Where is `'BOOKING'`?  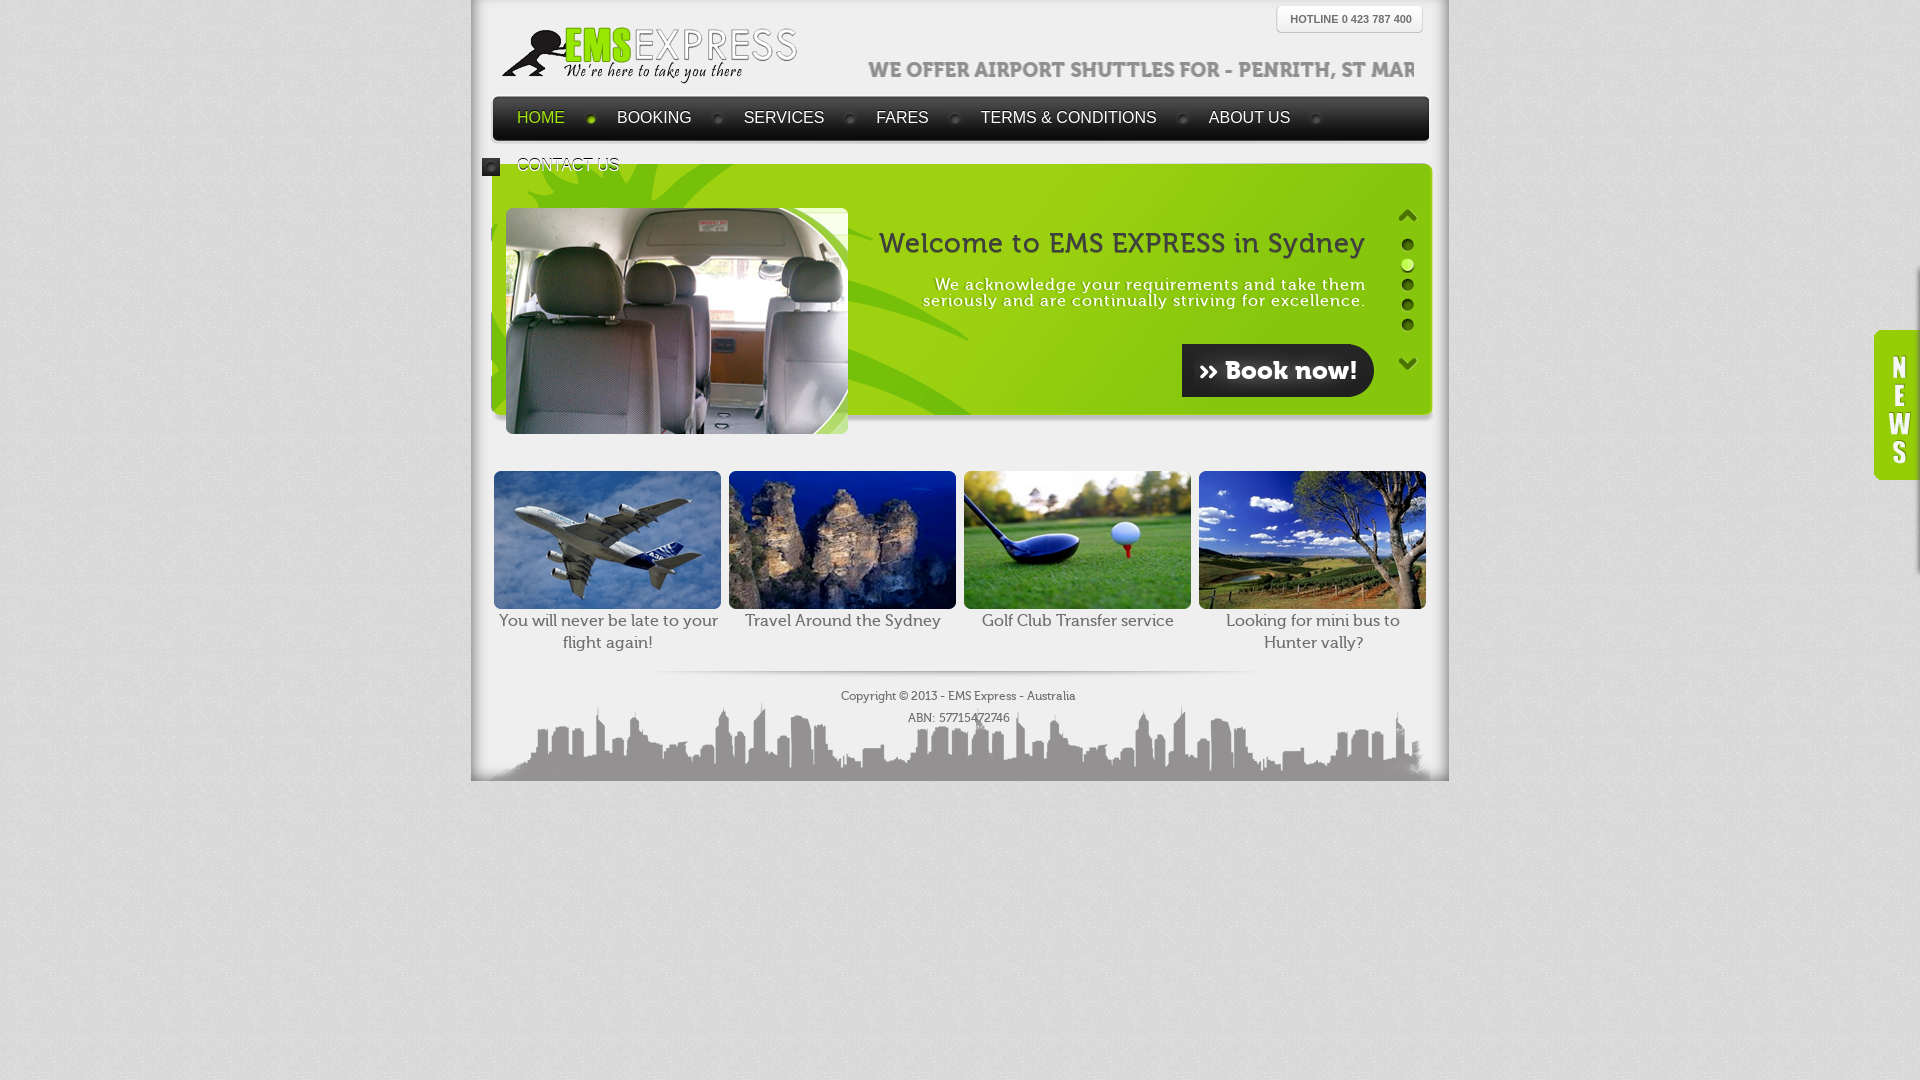
'BOOKING' is located at coordinates (660, 118).